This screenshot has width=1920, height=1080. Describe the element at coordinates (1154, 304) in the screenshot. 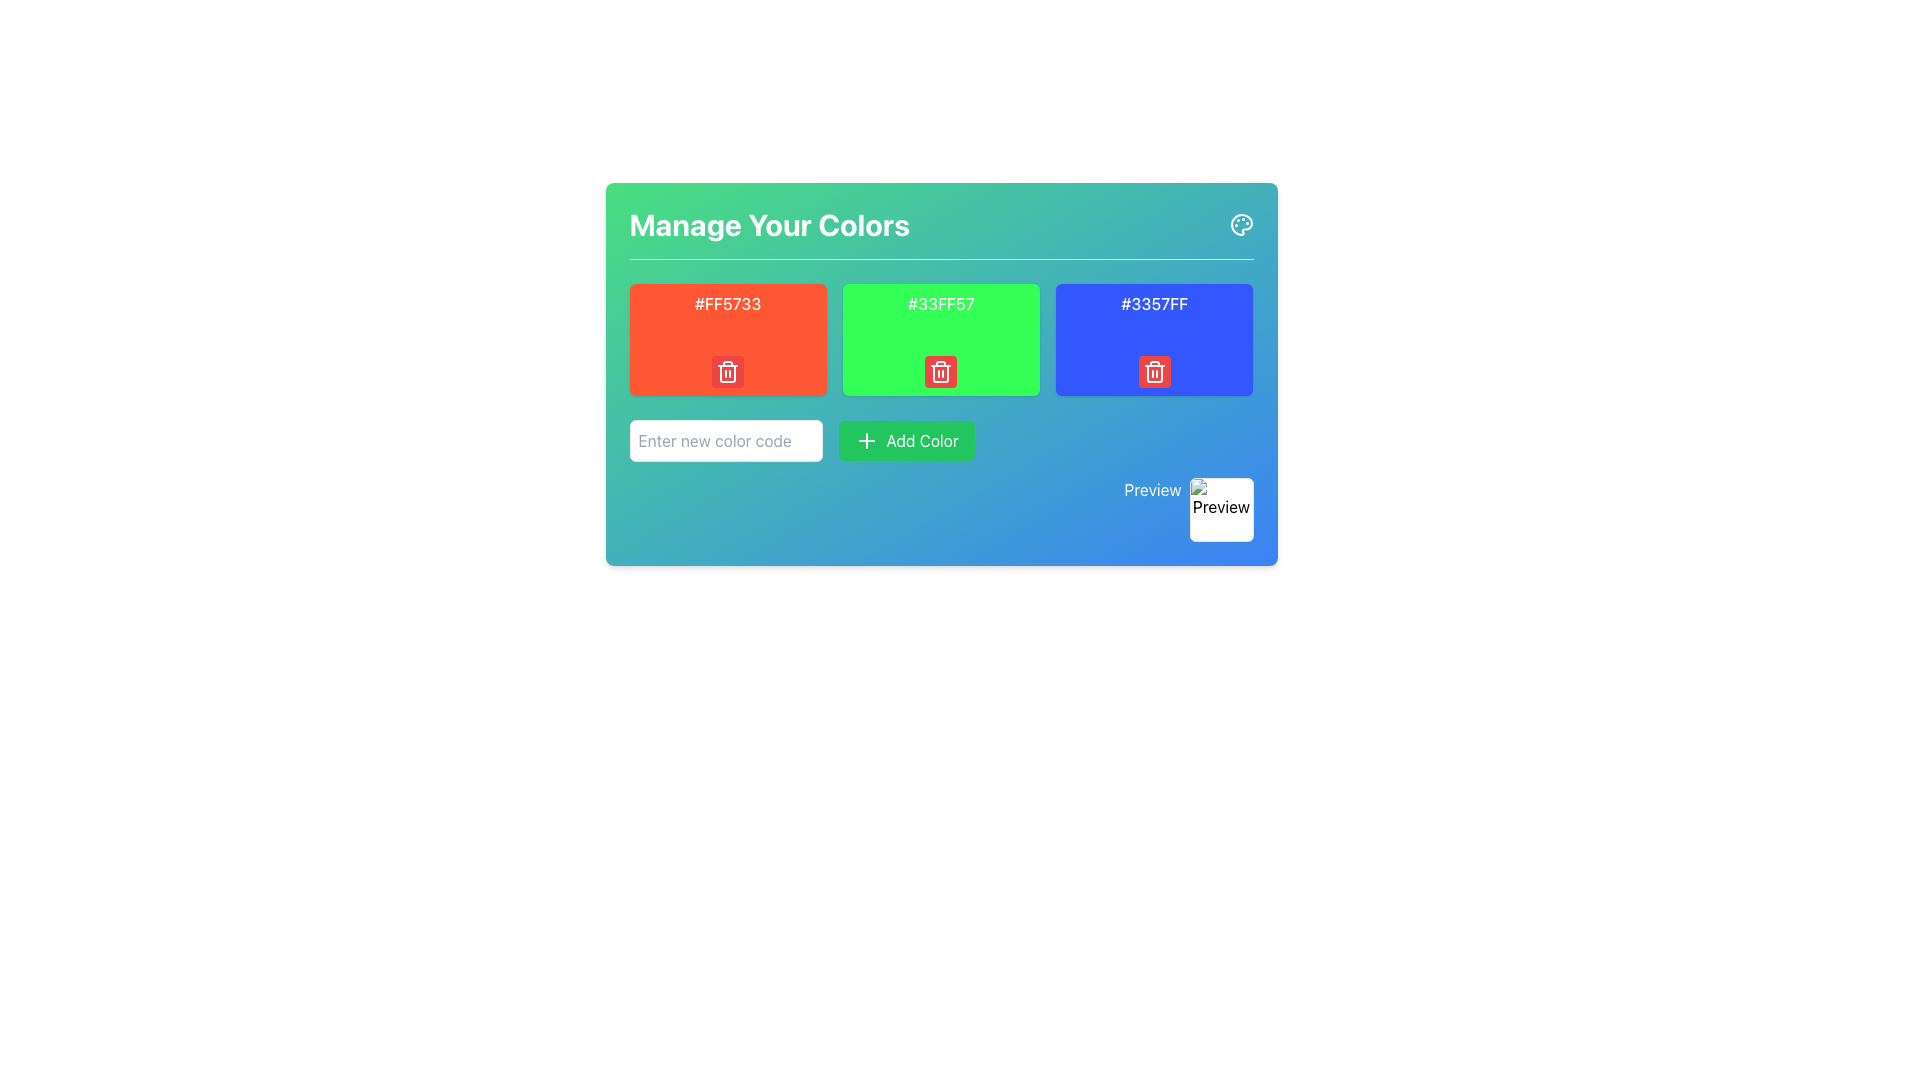

I see `the text label displaying '#3357FF', which is styled with a white font color and medium weight, located at the top of a blue background card, positioned above a red button with a trash icon` at that location.